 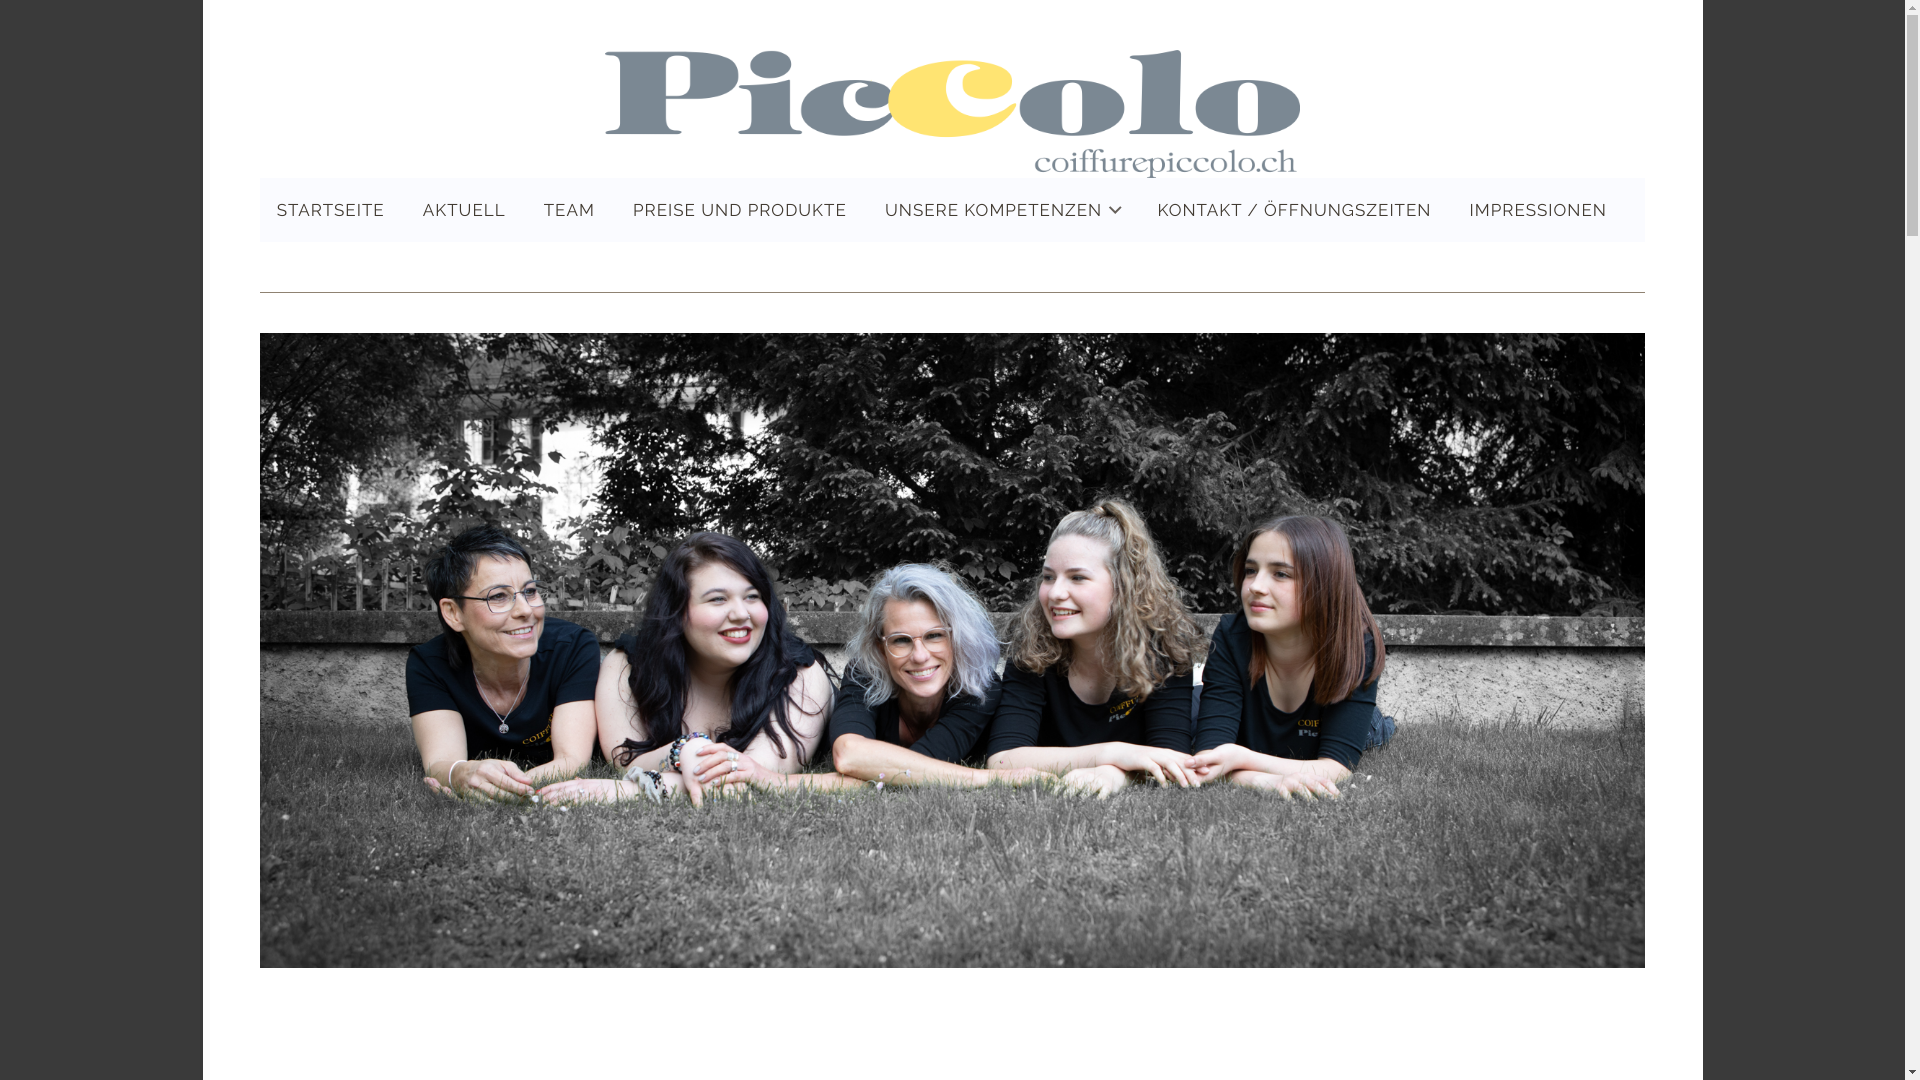 I want to click on 'PREISE UND PRODUKTE', so click(x=614, y=209).